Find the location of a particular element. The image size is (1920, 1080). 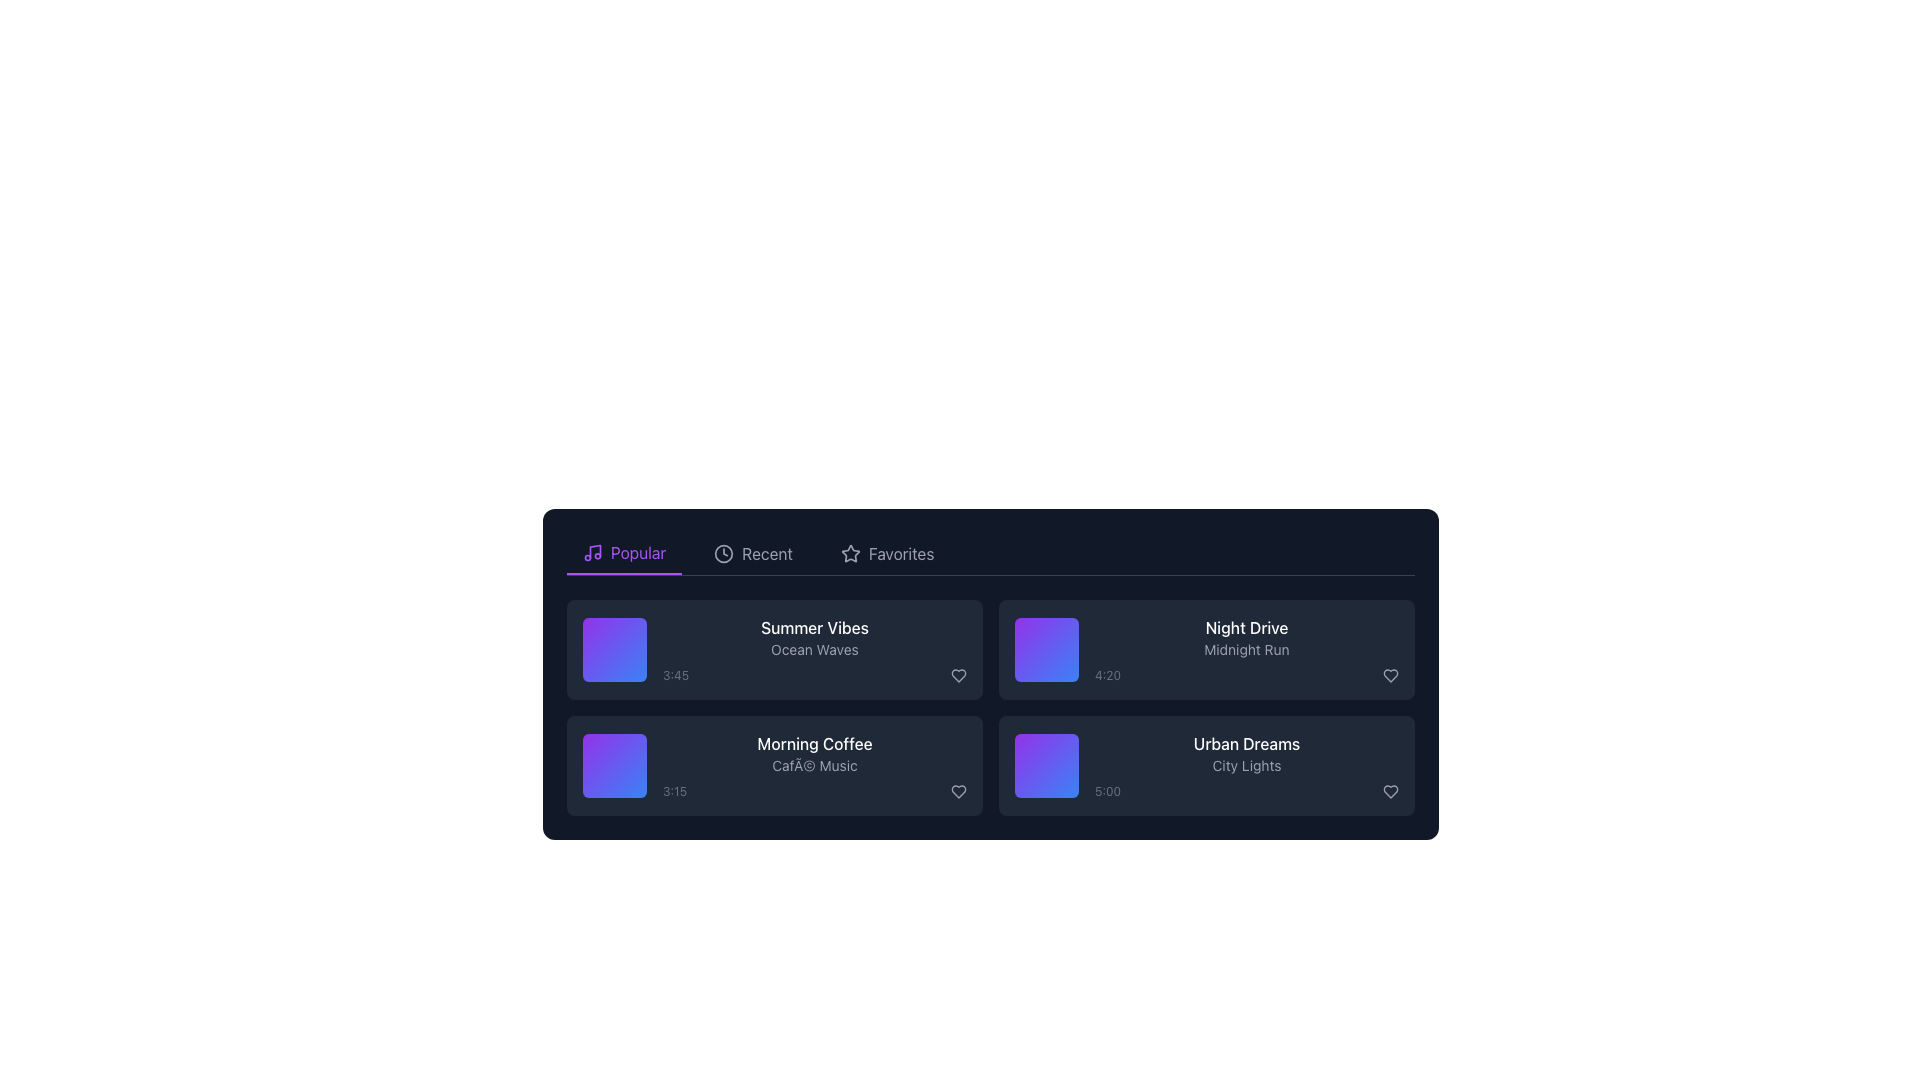

the non-interactive text label that displays additional descriptive text below the 'Night Drive' title is located at coordinates (1246, 650).